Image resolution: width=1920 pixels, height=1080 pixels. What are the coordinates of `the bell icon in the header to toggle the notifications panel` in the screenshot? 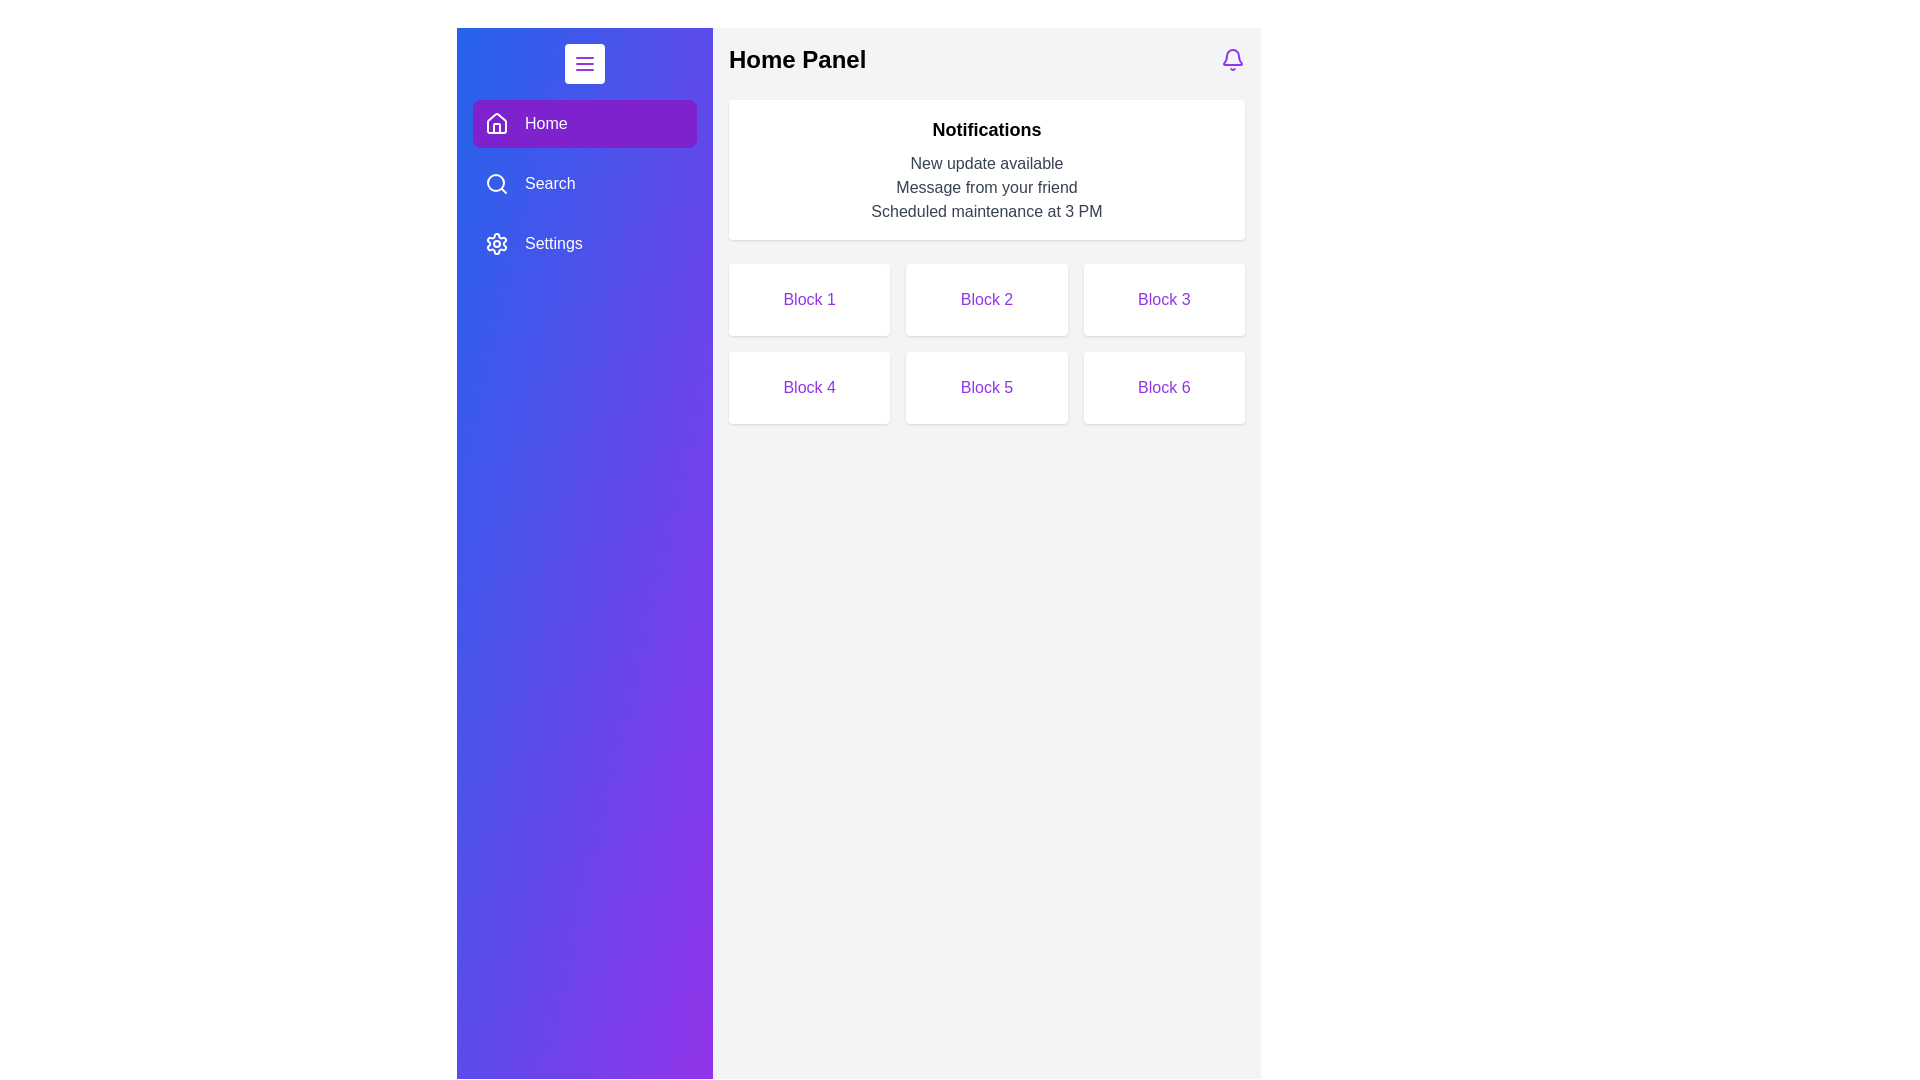 It's located at (1232, 59).